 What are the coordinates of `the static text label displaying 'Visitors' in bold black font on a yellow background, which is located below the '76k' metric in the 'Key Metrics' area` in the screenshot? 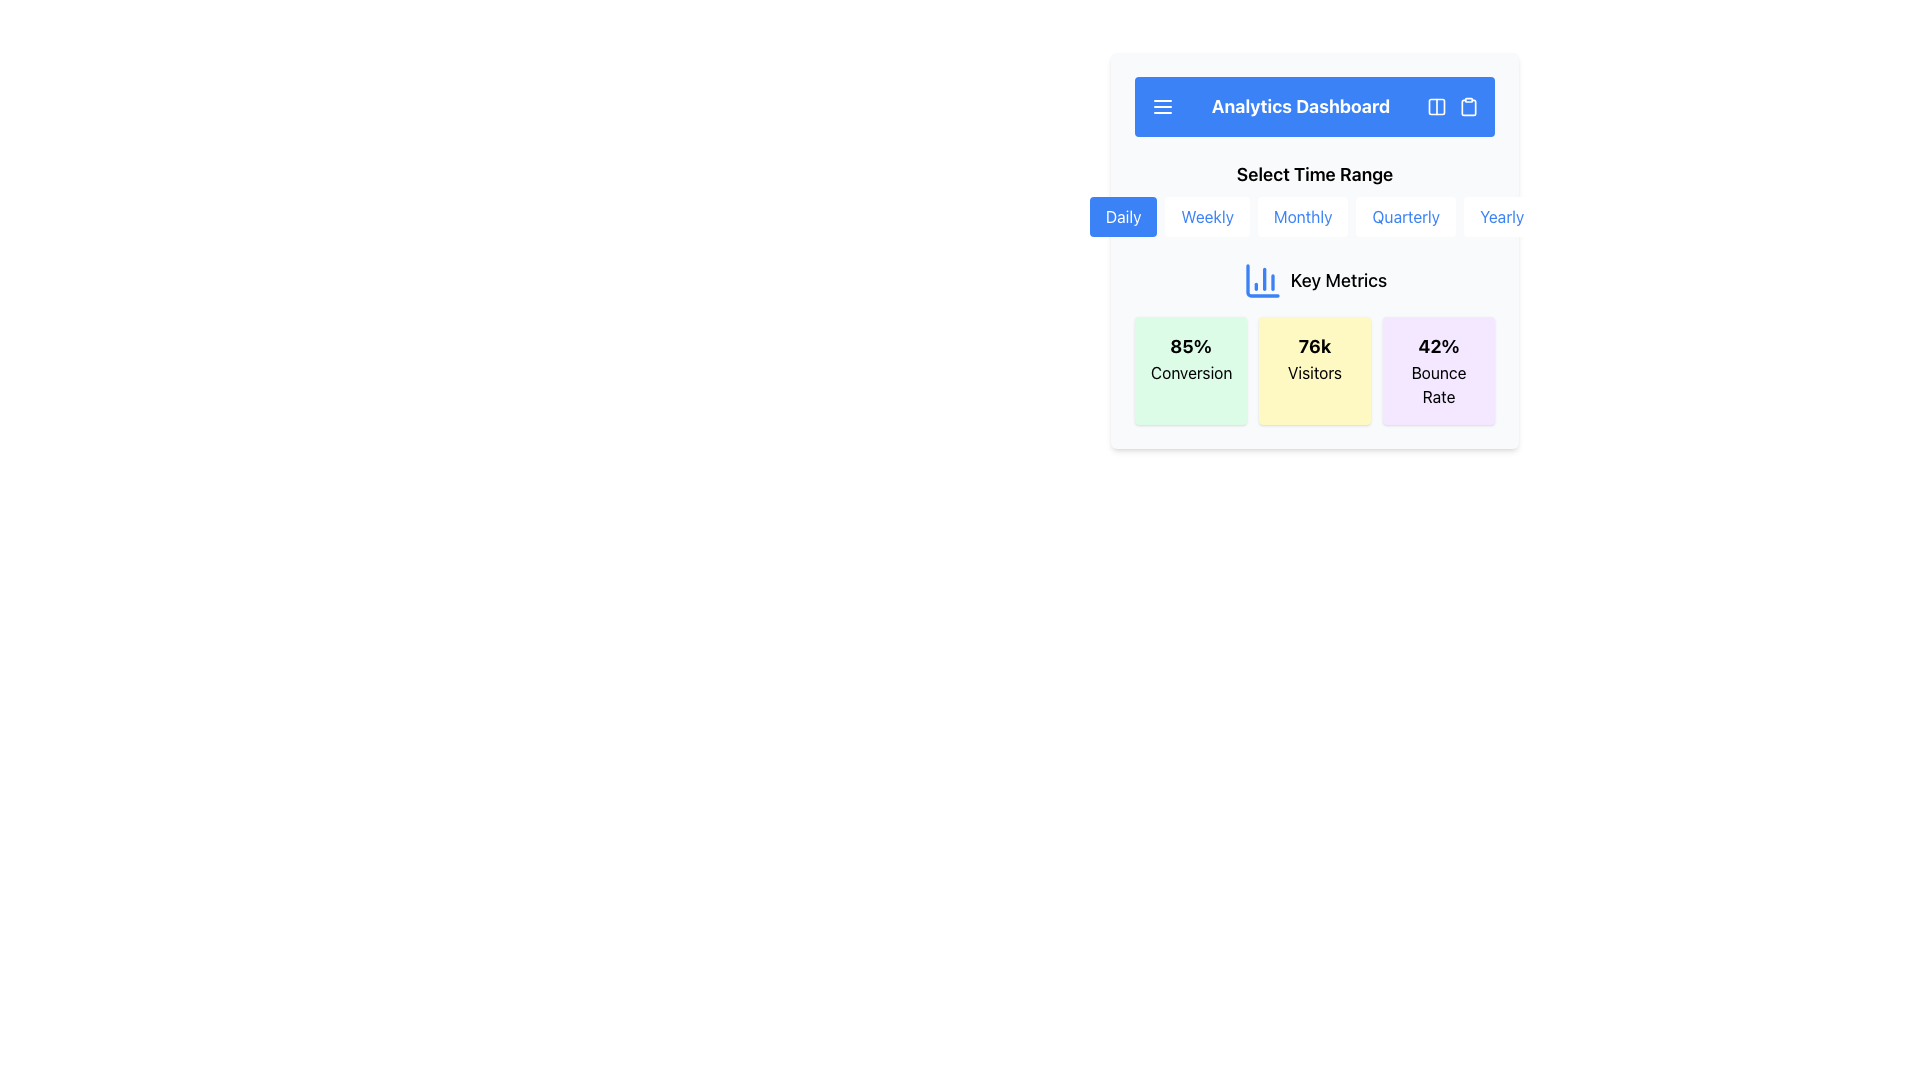 It's located at (1315, 373).